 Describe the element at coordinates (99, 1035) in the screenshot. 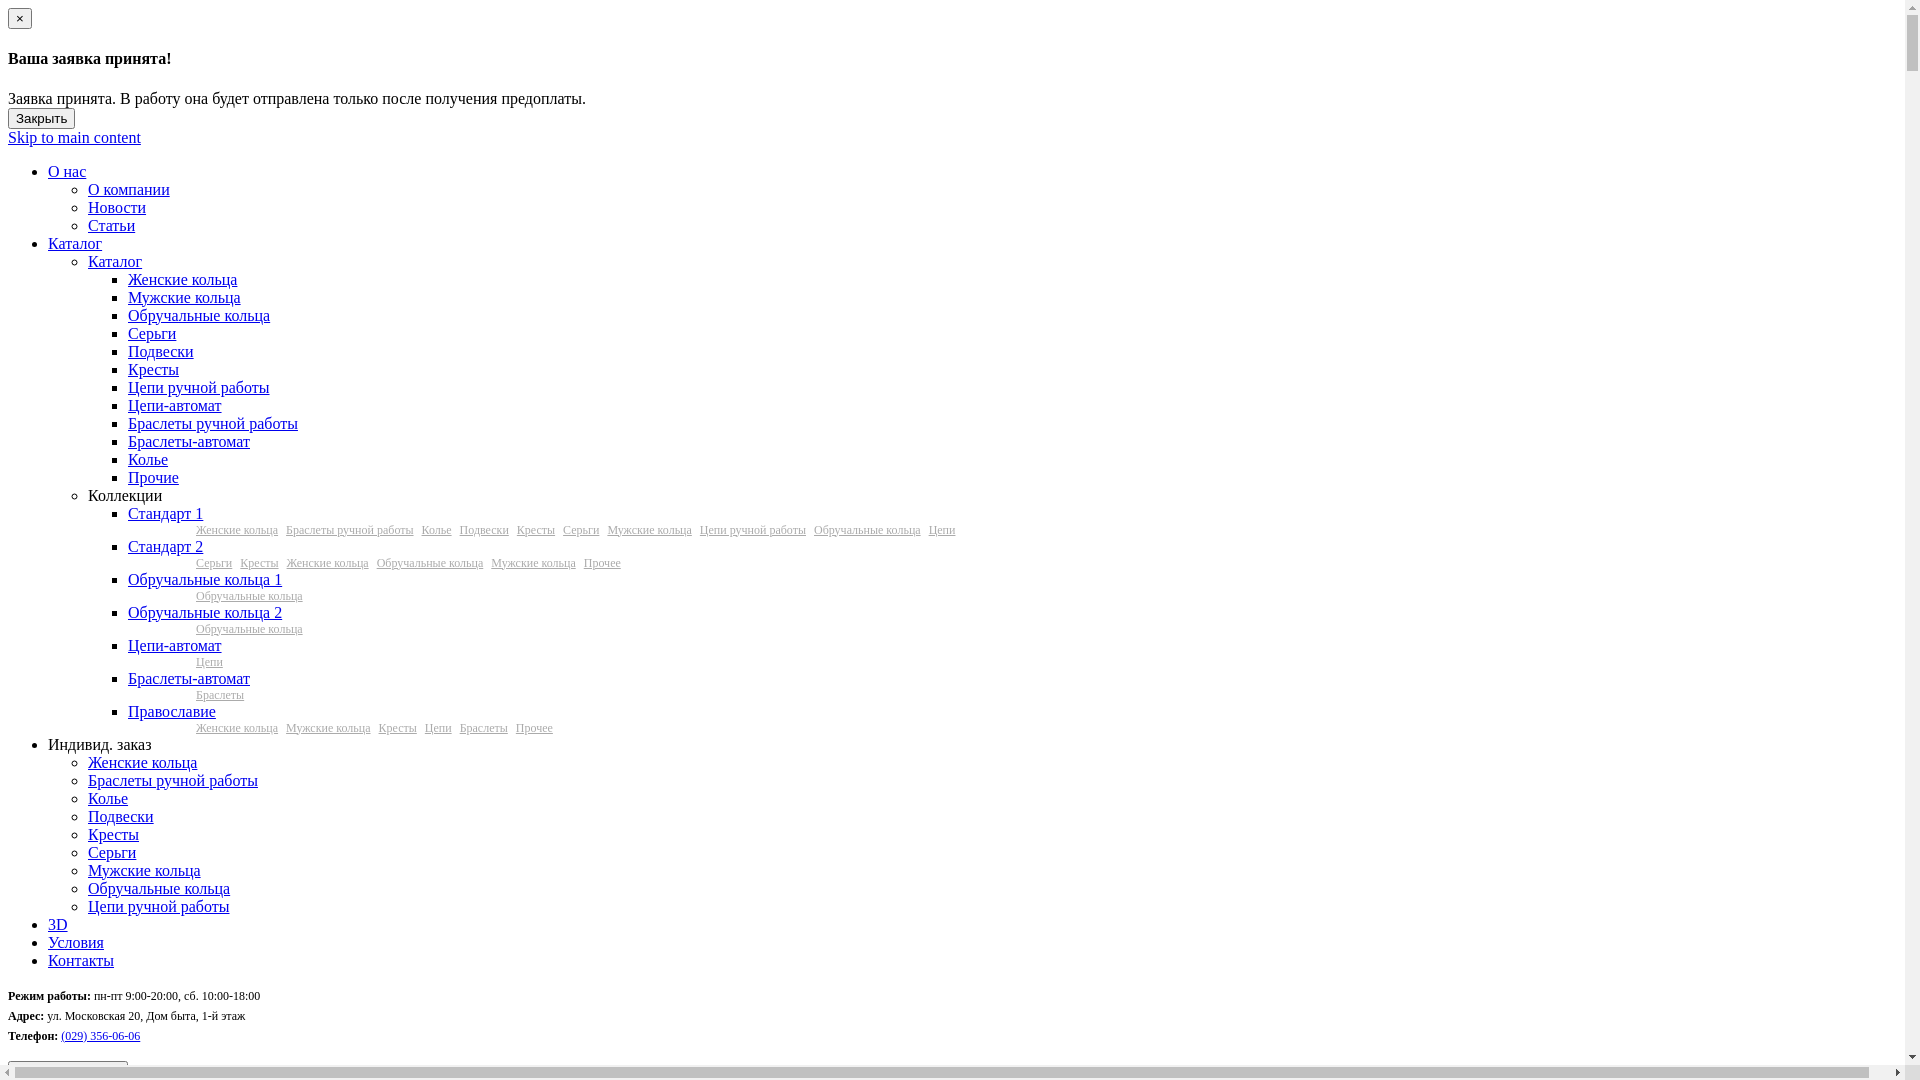

I see `'(029) 356-06-06'` at that location.